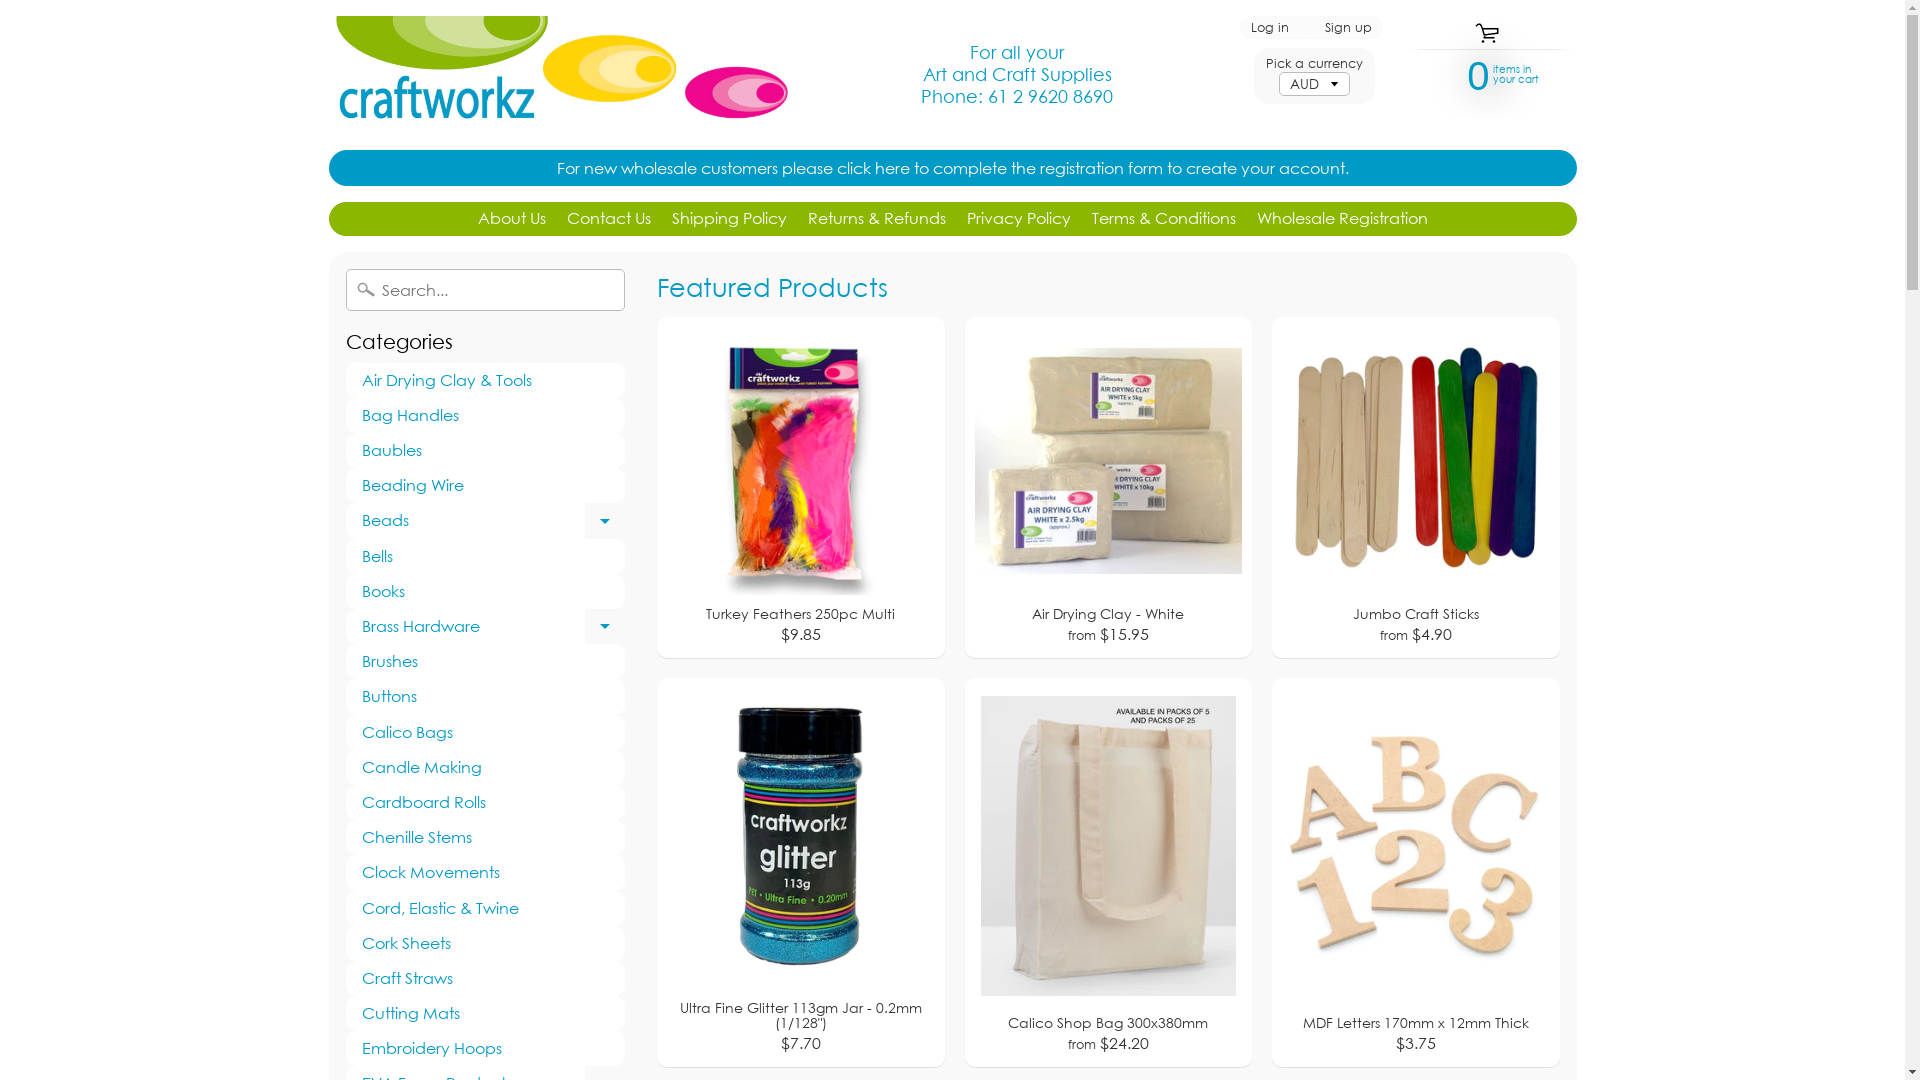  I want to click on 'Books', so click(485, 590).